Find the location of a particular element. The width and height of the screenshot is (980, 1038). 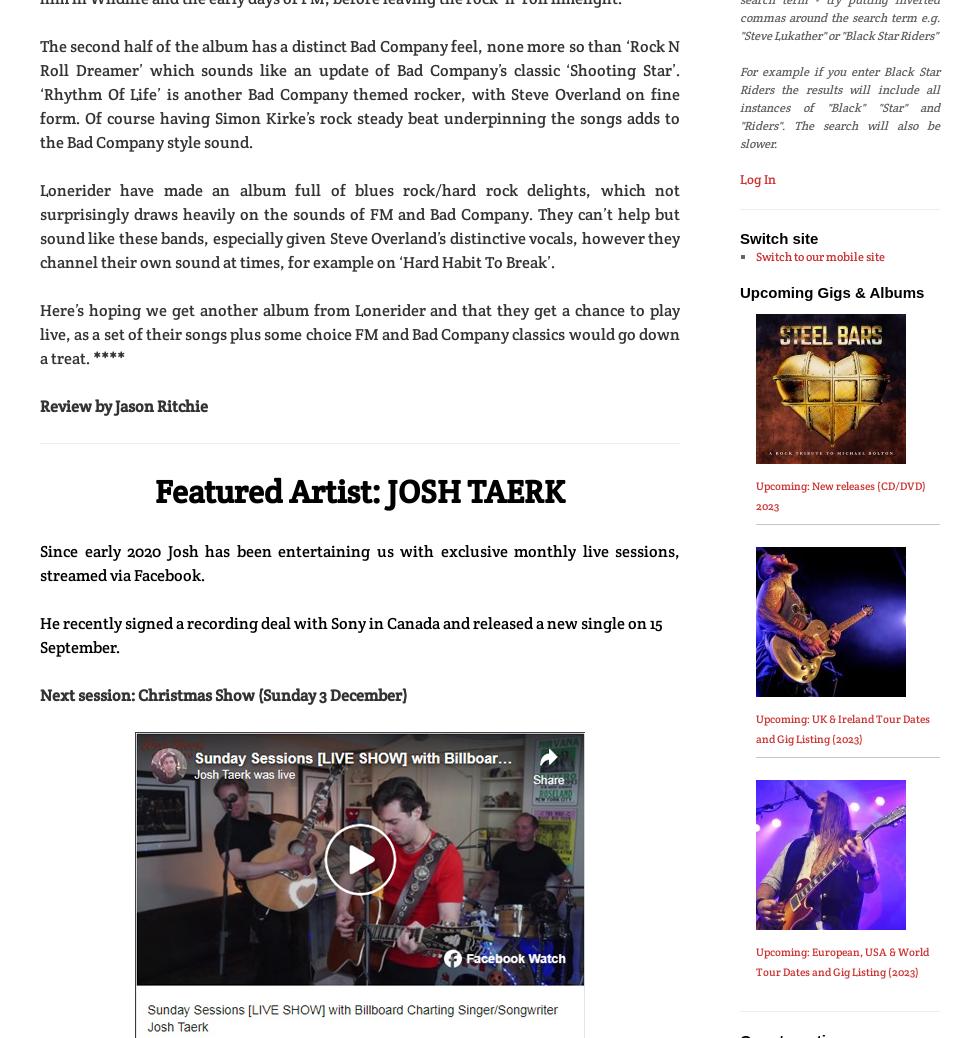

'Switch to our mobile site' is located at coordinates (754, 255).